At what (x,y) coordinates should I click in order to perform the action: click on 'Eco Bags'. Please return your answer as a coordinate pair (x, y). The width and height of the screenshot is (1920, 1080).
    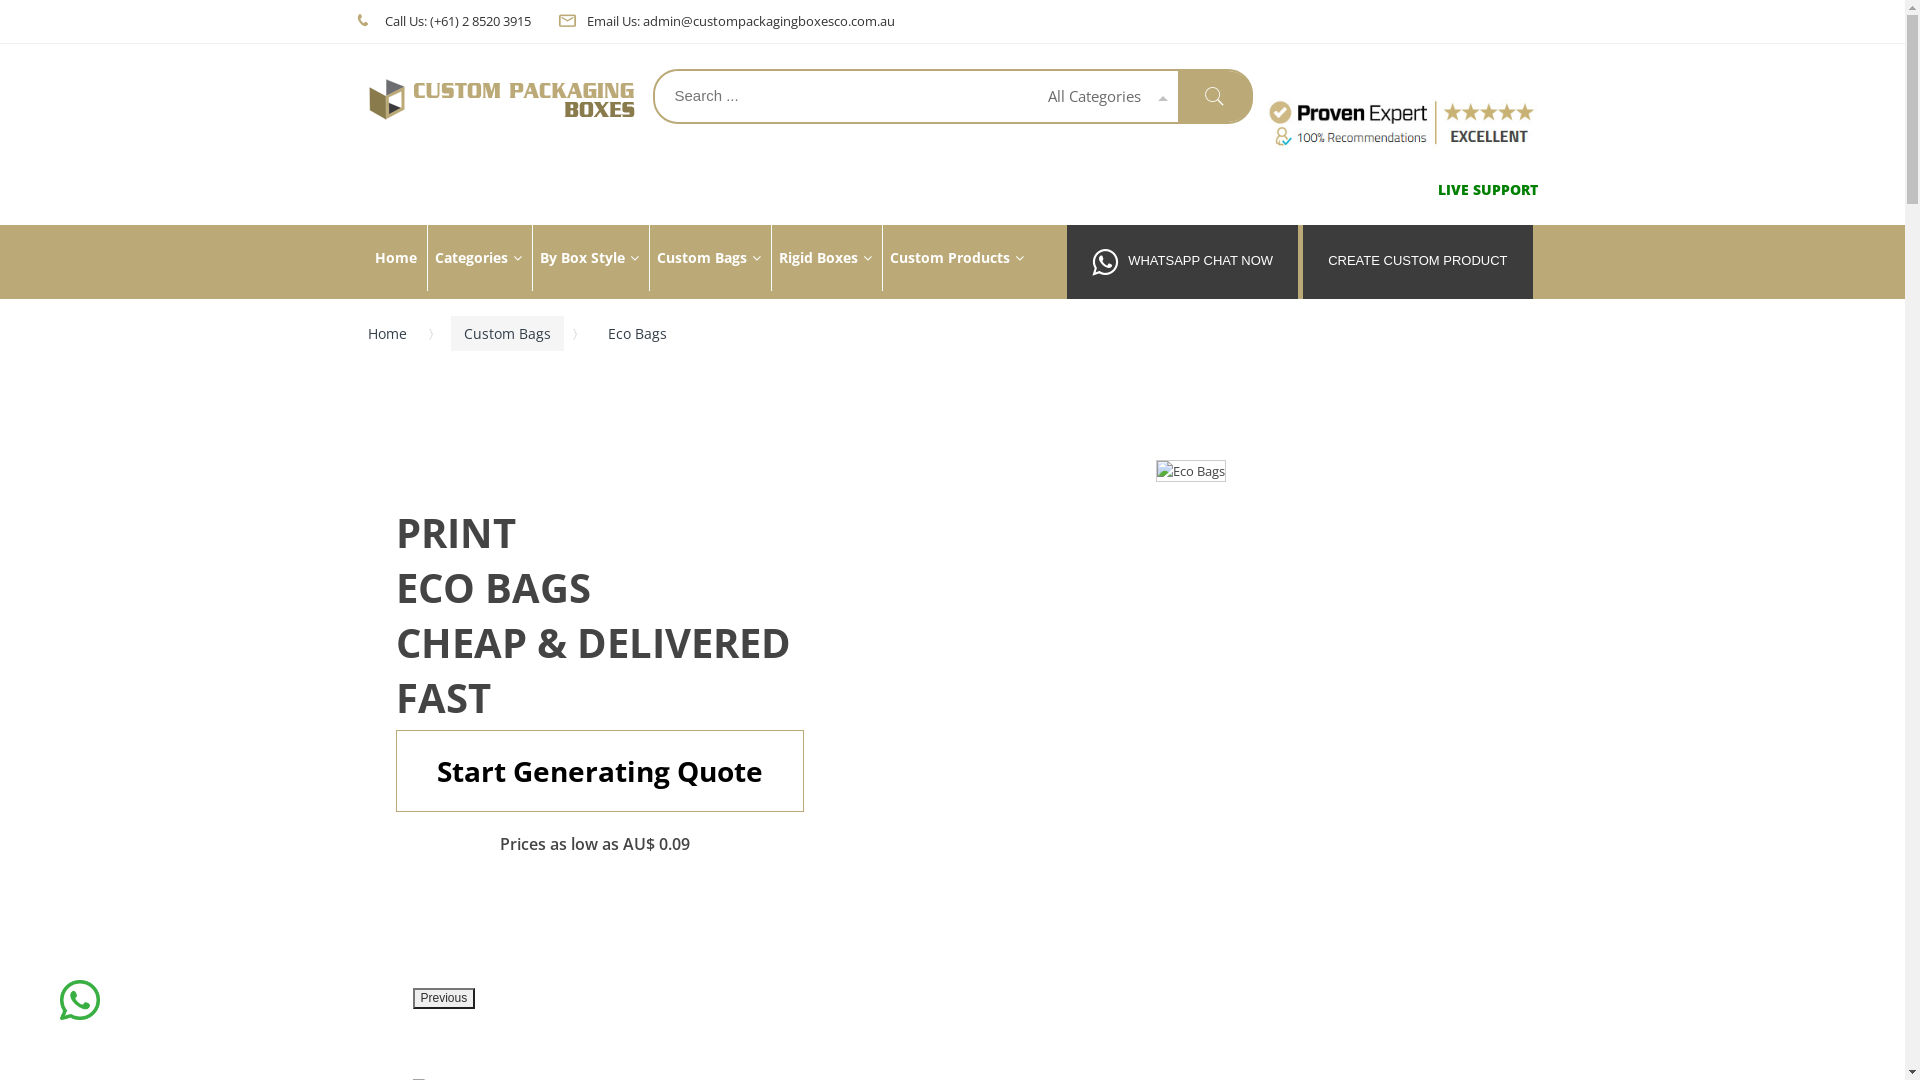
    Looking at the image, I should click on (1190, 470).